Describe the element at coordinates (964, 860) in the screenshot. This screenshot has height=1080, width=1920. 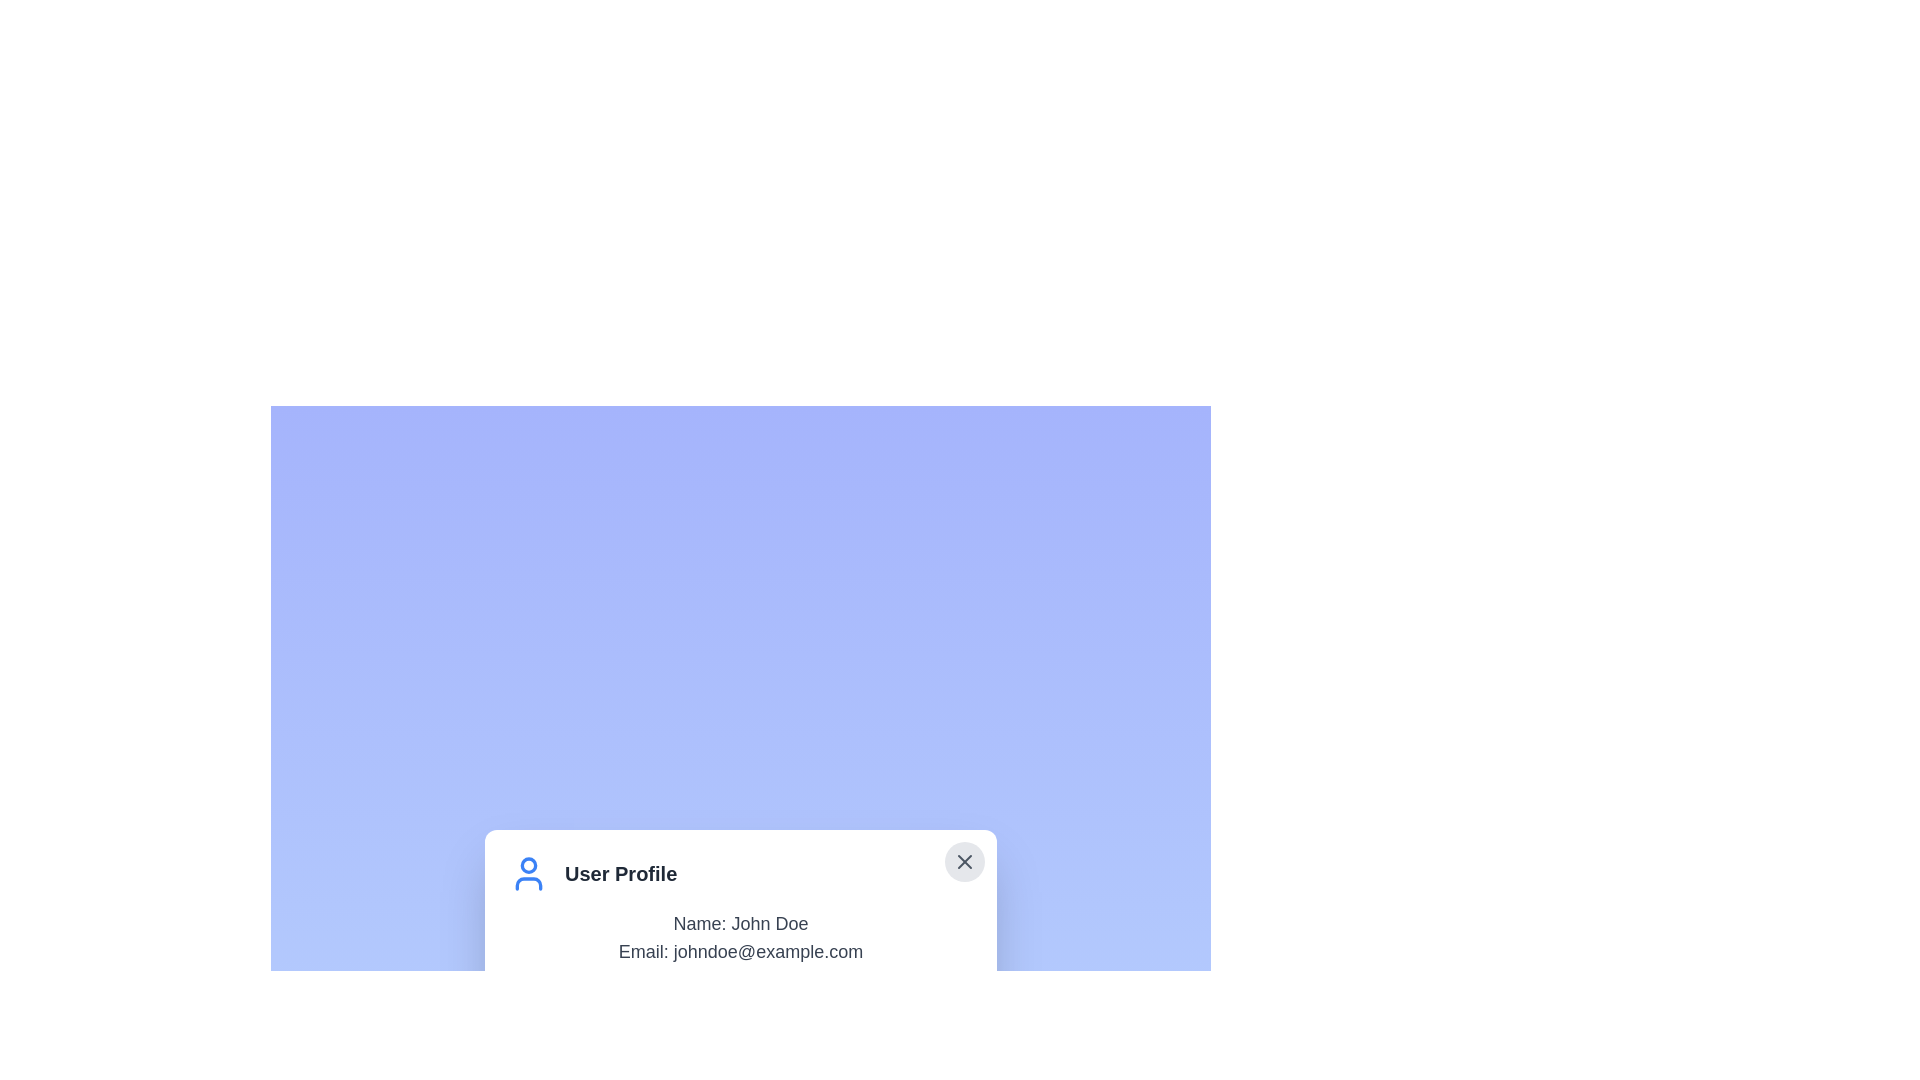
I see `the close button located at the top-right corner of the user profile dialog box` at that location.